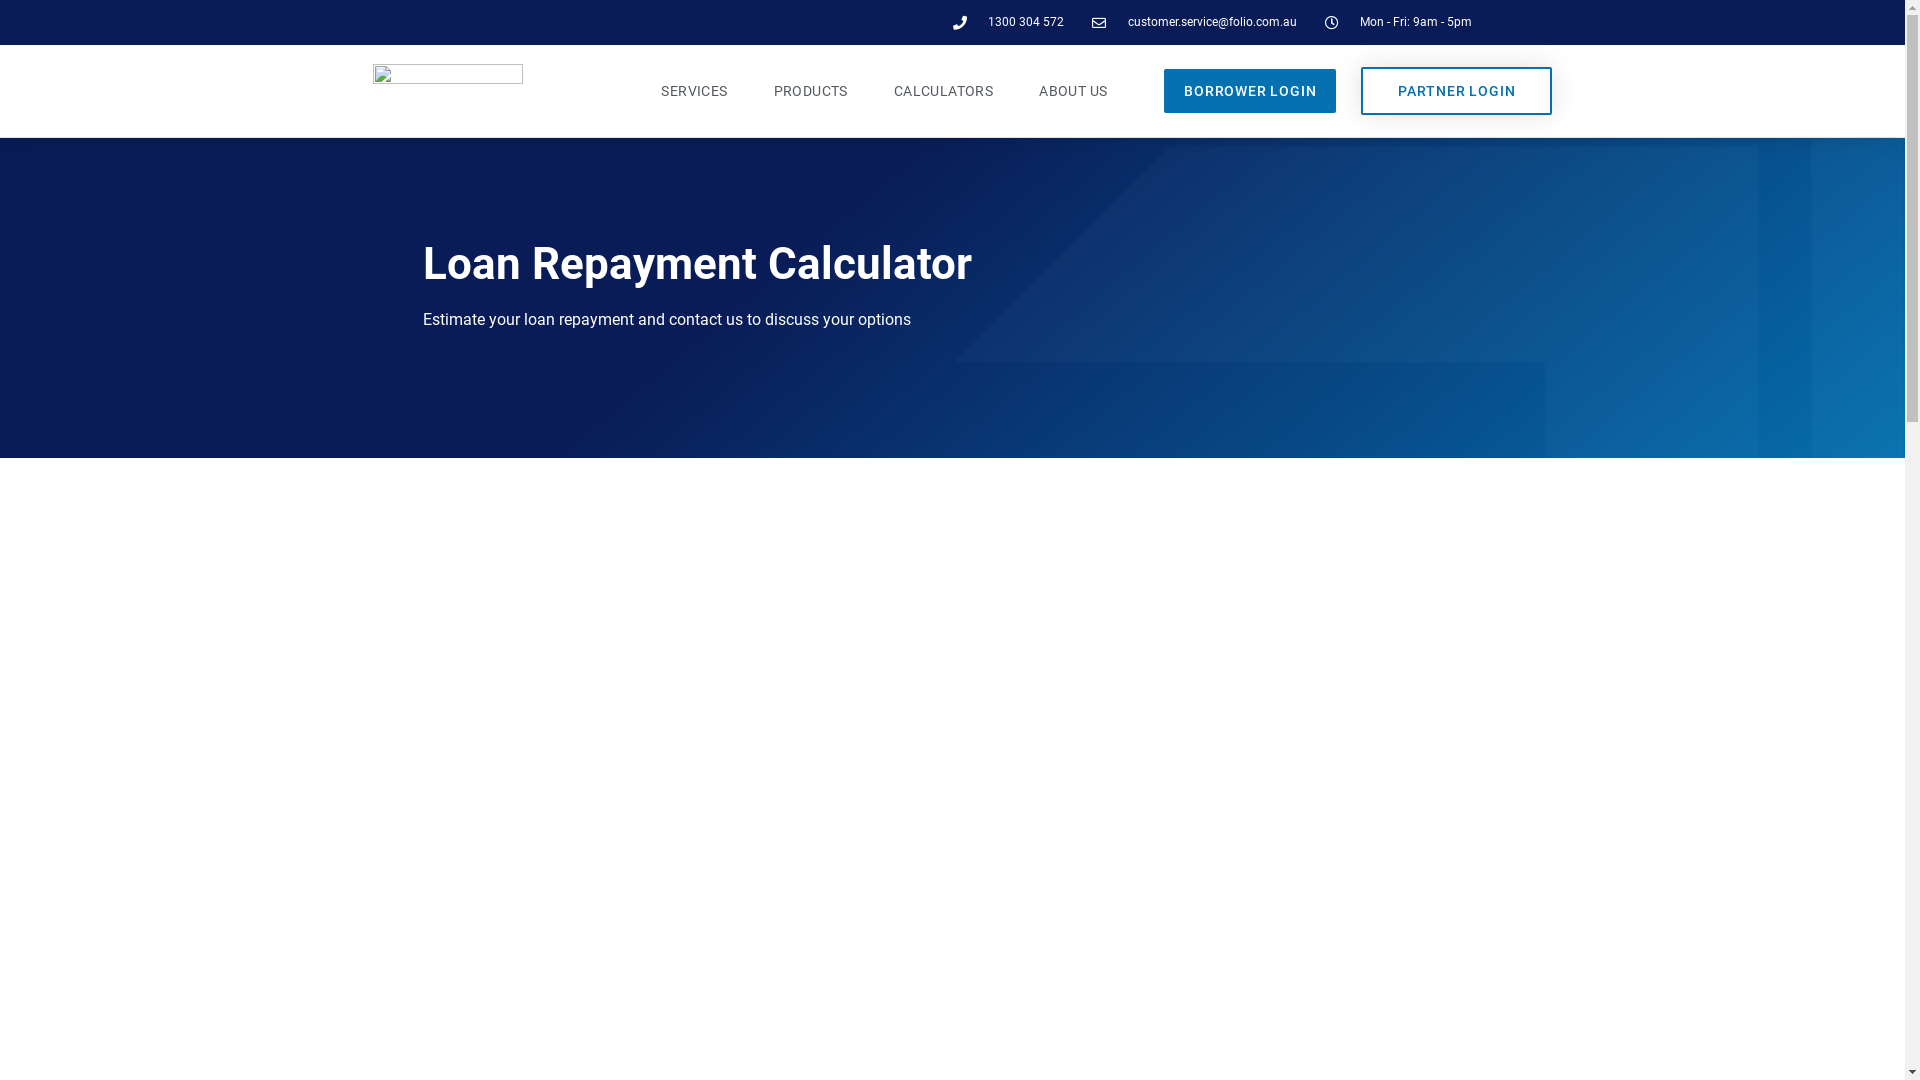 The image size is (1920, 1080). I want to click on 'SERVICES', so click(694, 91).